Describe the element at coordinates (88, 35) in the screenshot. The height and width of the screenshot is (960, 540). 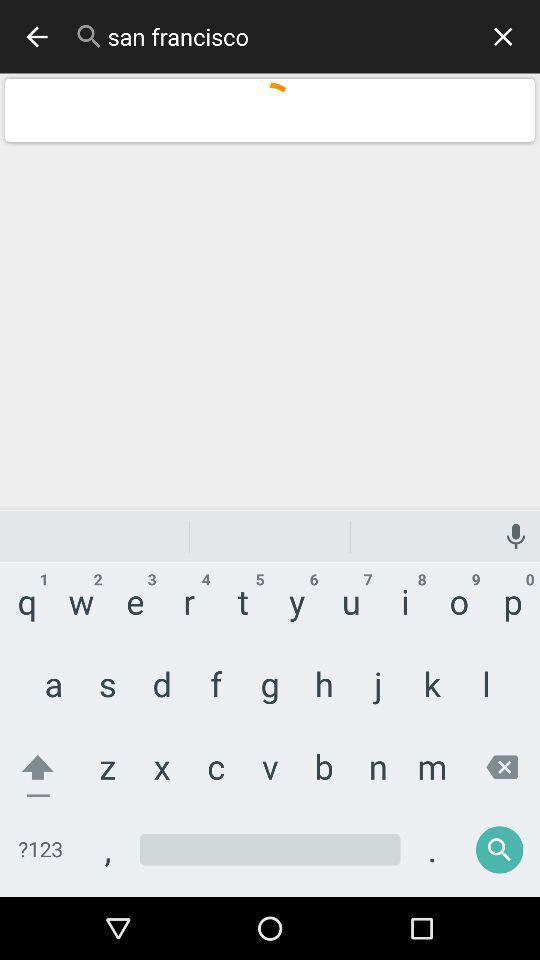
I see `the icon beside san` at that location.